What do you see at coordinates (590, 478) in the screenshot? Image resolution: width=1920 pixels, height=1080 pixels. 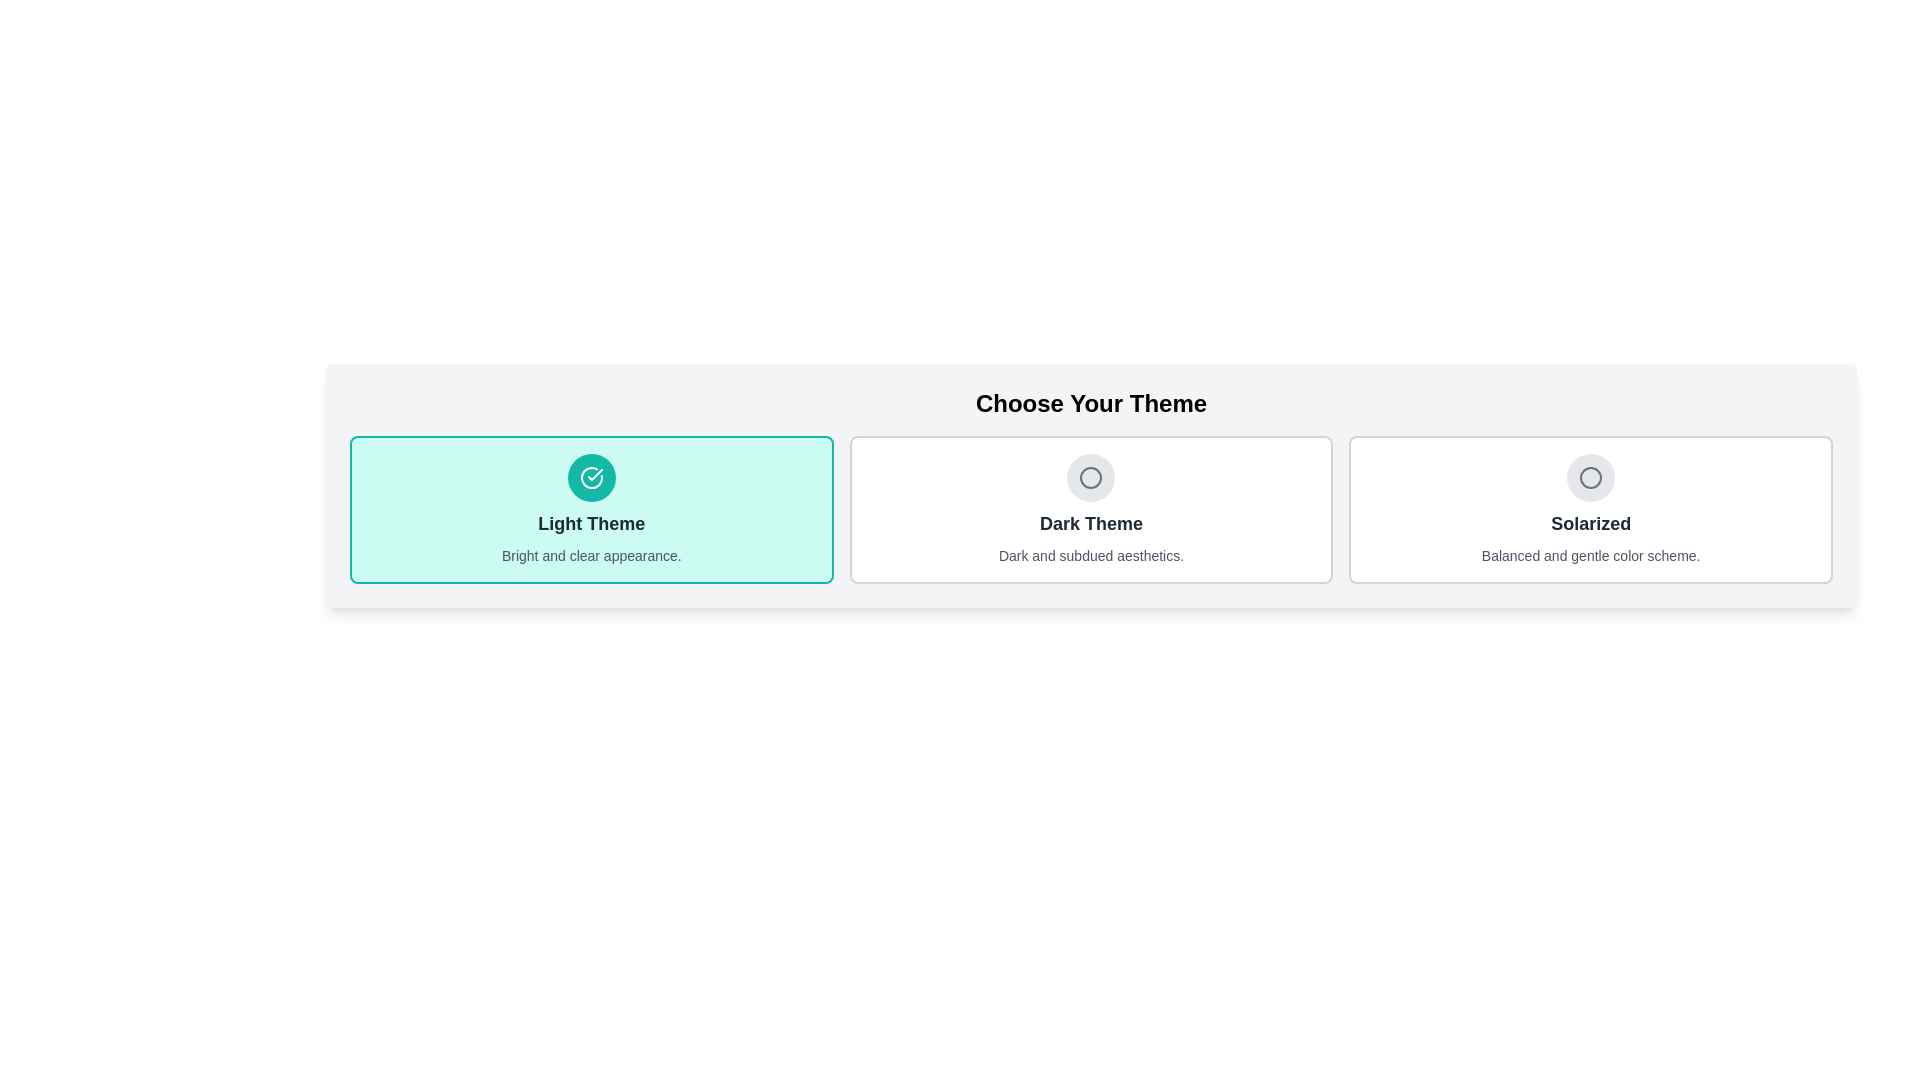 I see `the circular icon with a teal background and a white checkmark, located at the top center of the 'Light Theme' card` at bounding box center [590, 478].